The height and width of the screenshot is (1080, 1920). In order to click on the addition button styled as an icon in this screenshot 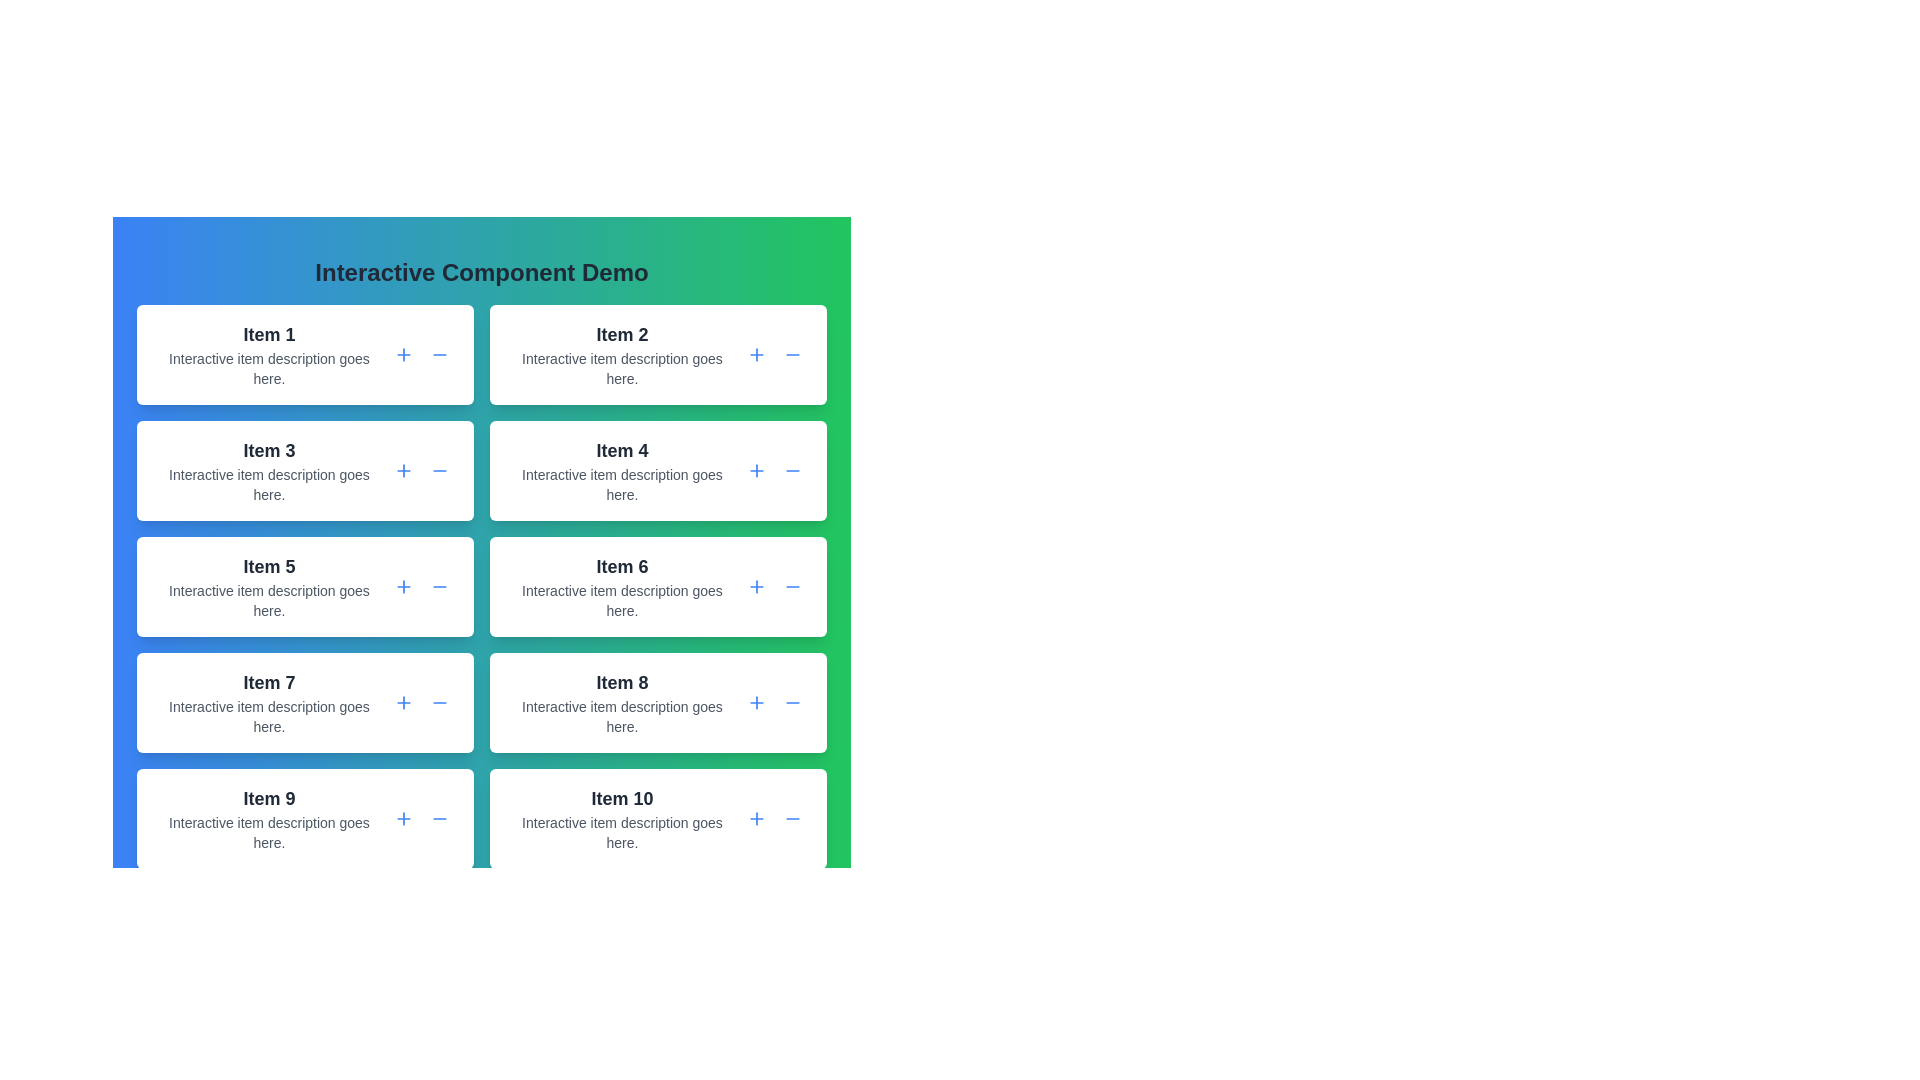, I will do `click(402, 470)`.